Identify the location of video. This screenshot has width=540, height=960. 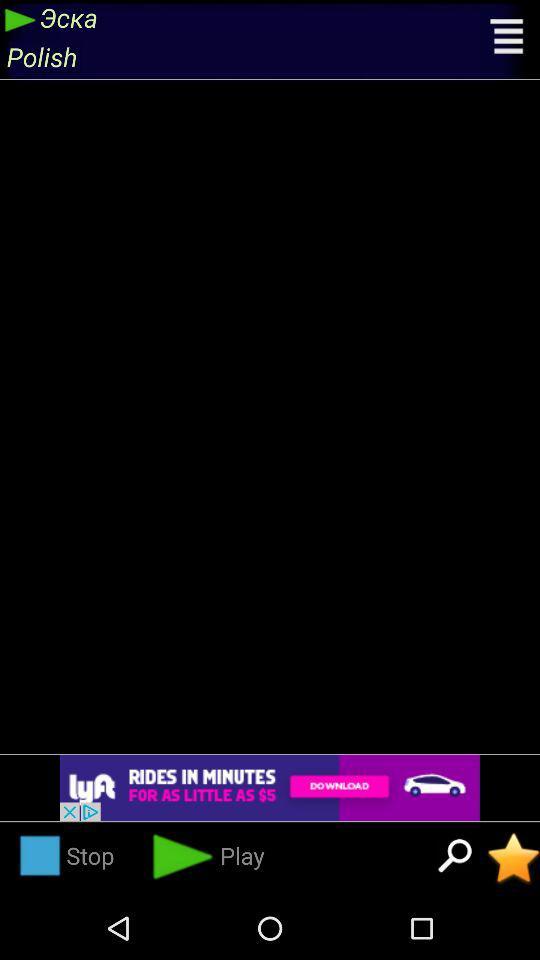
(513, 857).